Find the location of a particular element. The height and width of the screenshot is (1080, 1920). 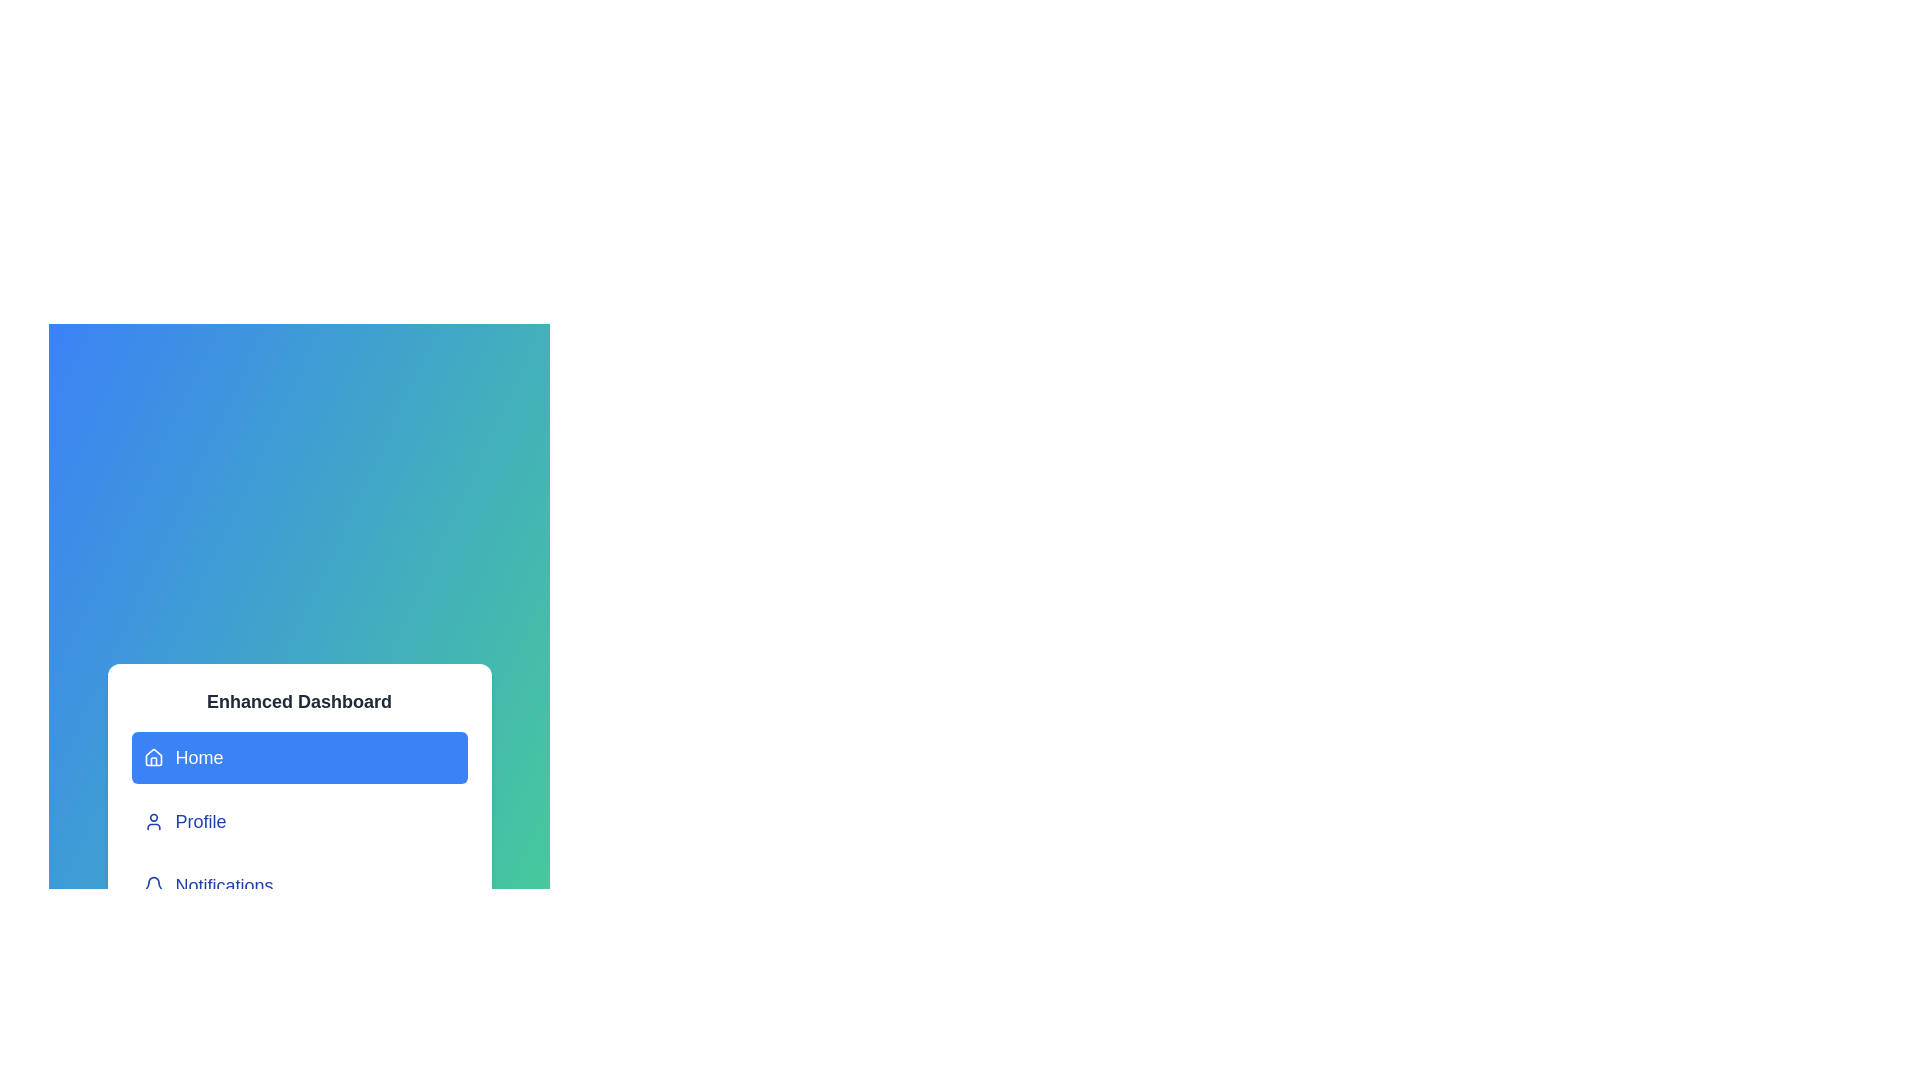

the menu item labeled Profile to navigate to it is located at coordinates (298, 821).